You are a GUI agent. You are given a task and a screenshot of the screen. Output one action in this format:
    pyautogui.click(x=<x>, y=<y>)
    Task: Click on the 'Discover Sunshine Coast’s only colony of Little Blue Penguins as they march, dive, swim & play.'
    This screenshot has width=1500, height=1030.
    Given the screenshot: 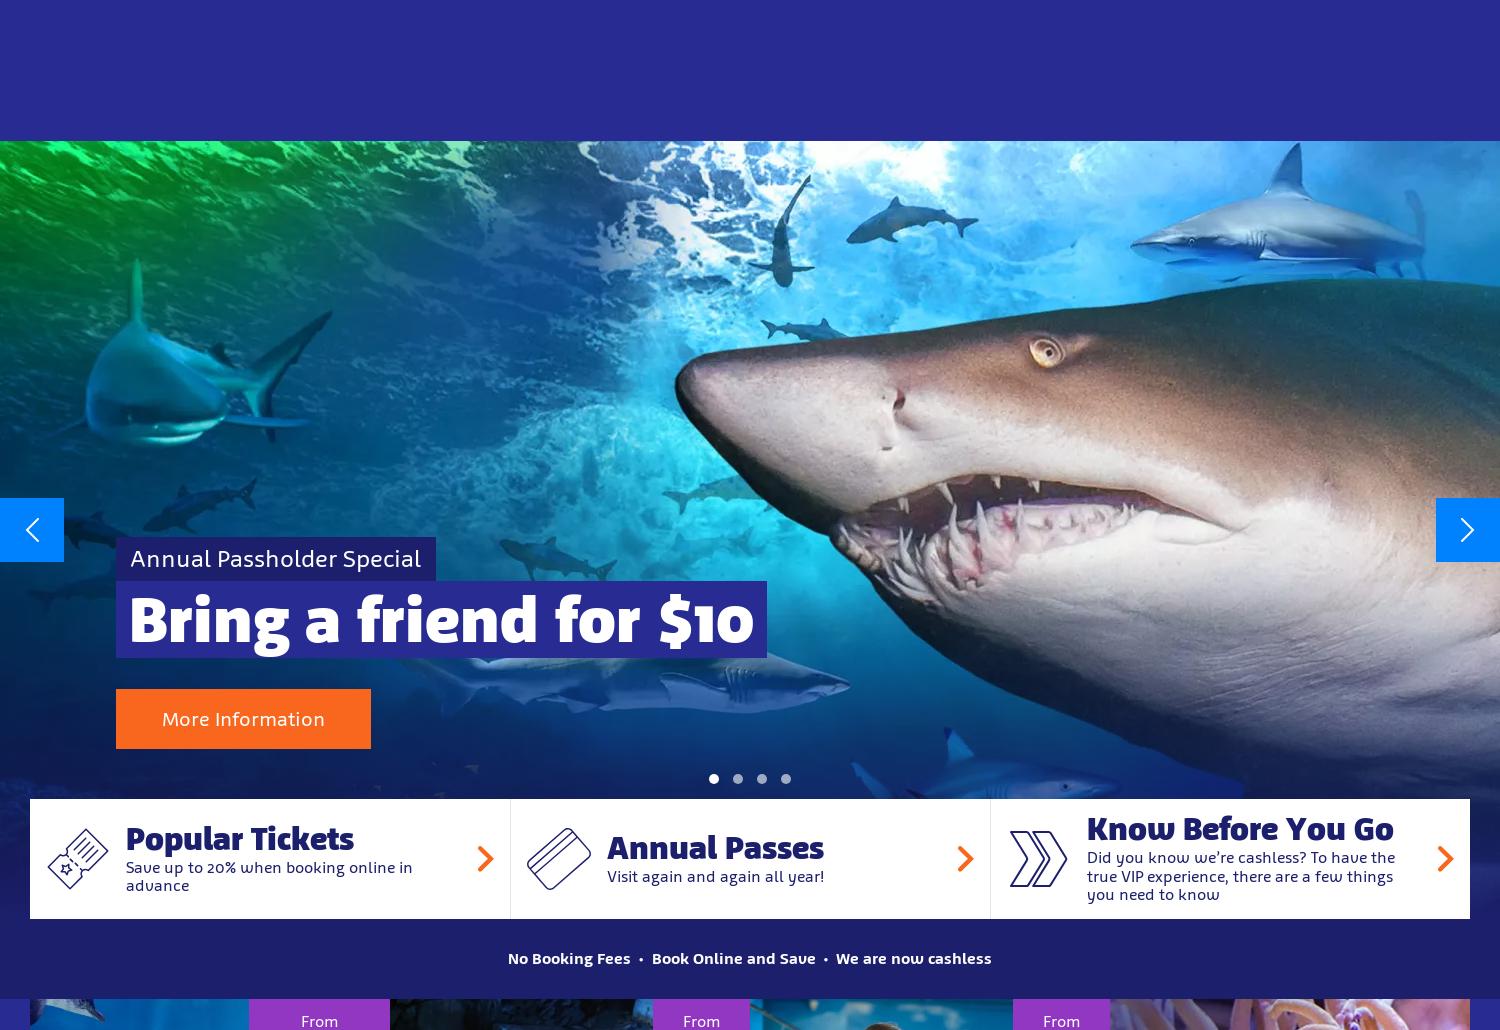 What is the action you would take?
    pyautogui.click(x=1092, y=348)
    